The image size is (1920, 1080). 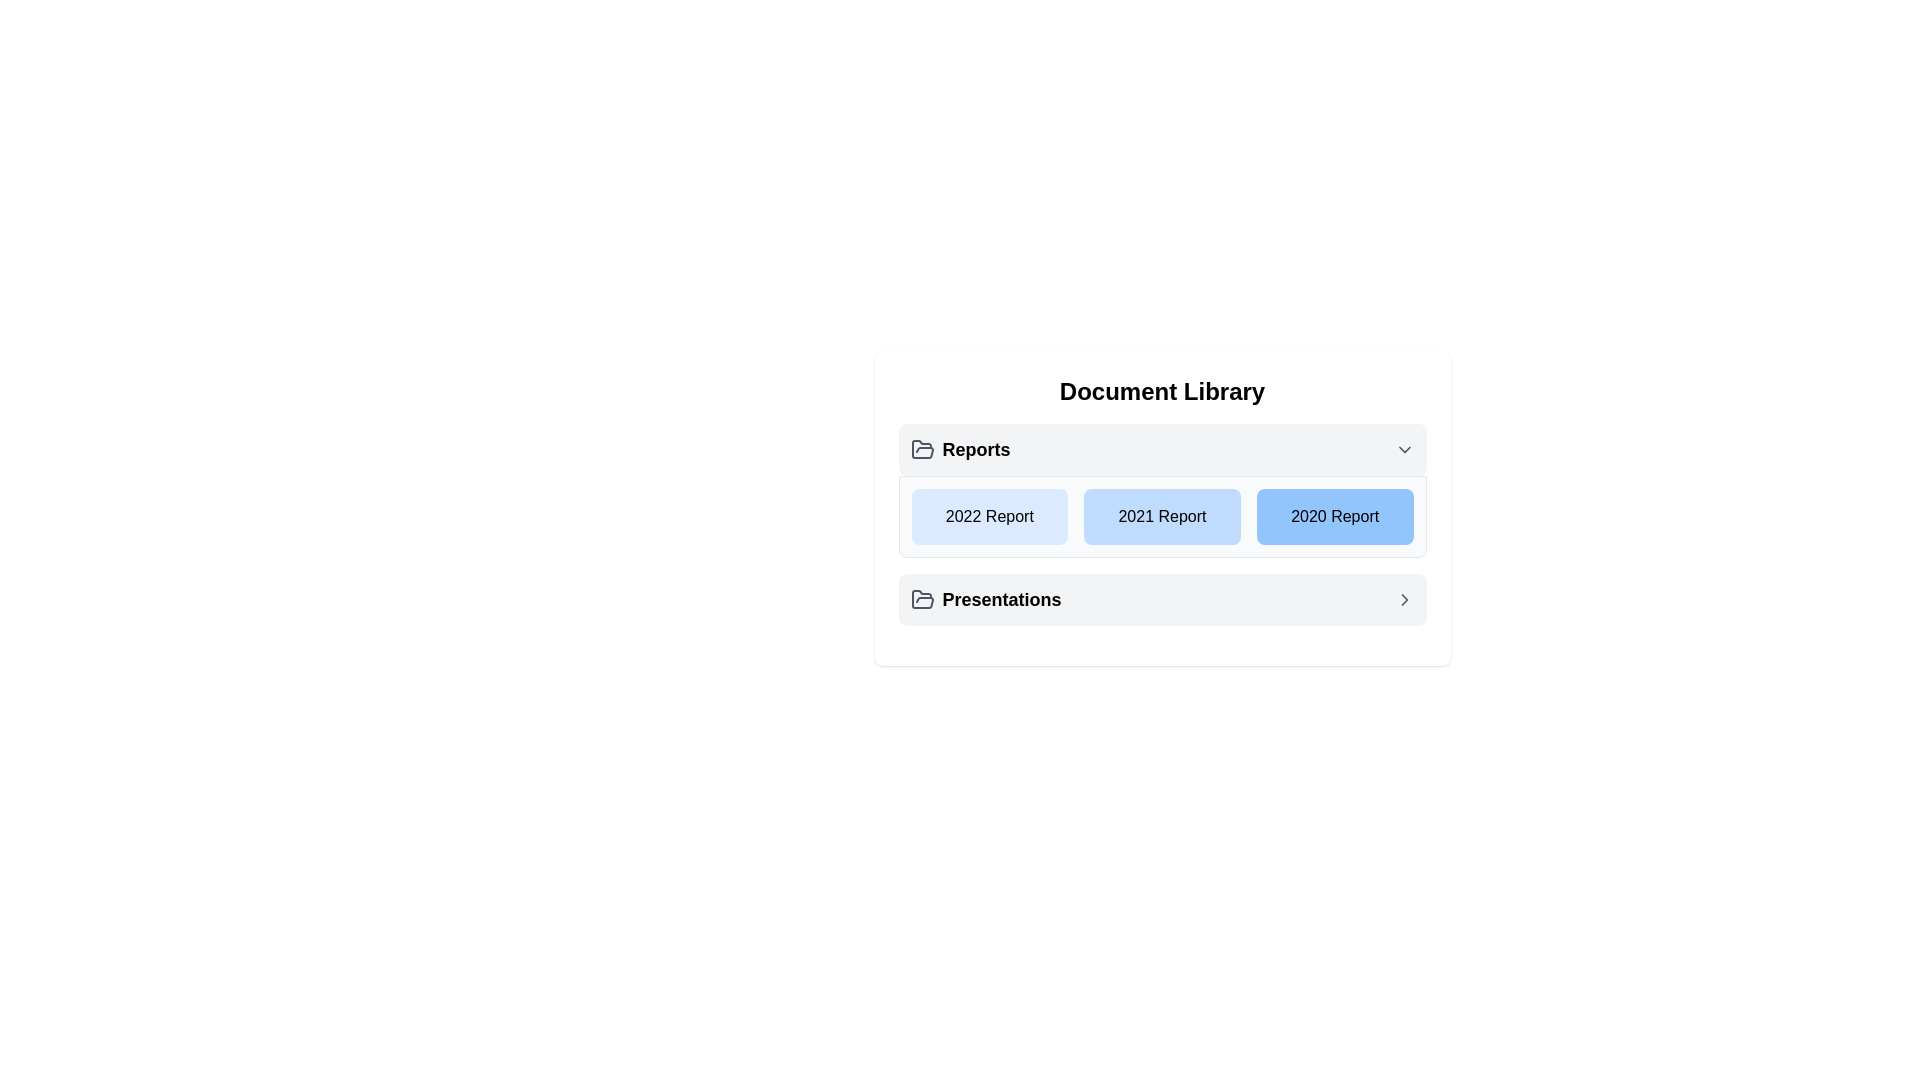 I want to click on on the second button in the horizontally-aligned group of year-specific reports ('2021 Report') located beneath the 'Reports' title in the 'Document Library' card, so click(x=1162, y=515).